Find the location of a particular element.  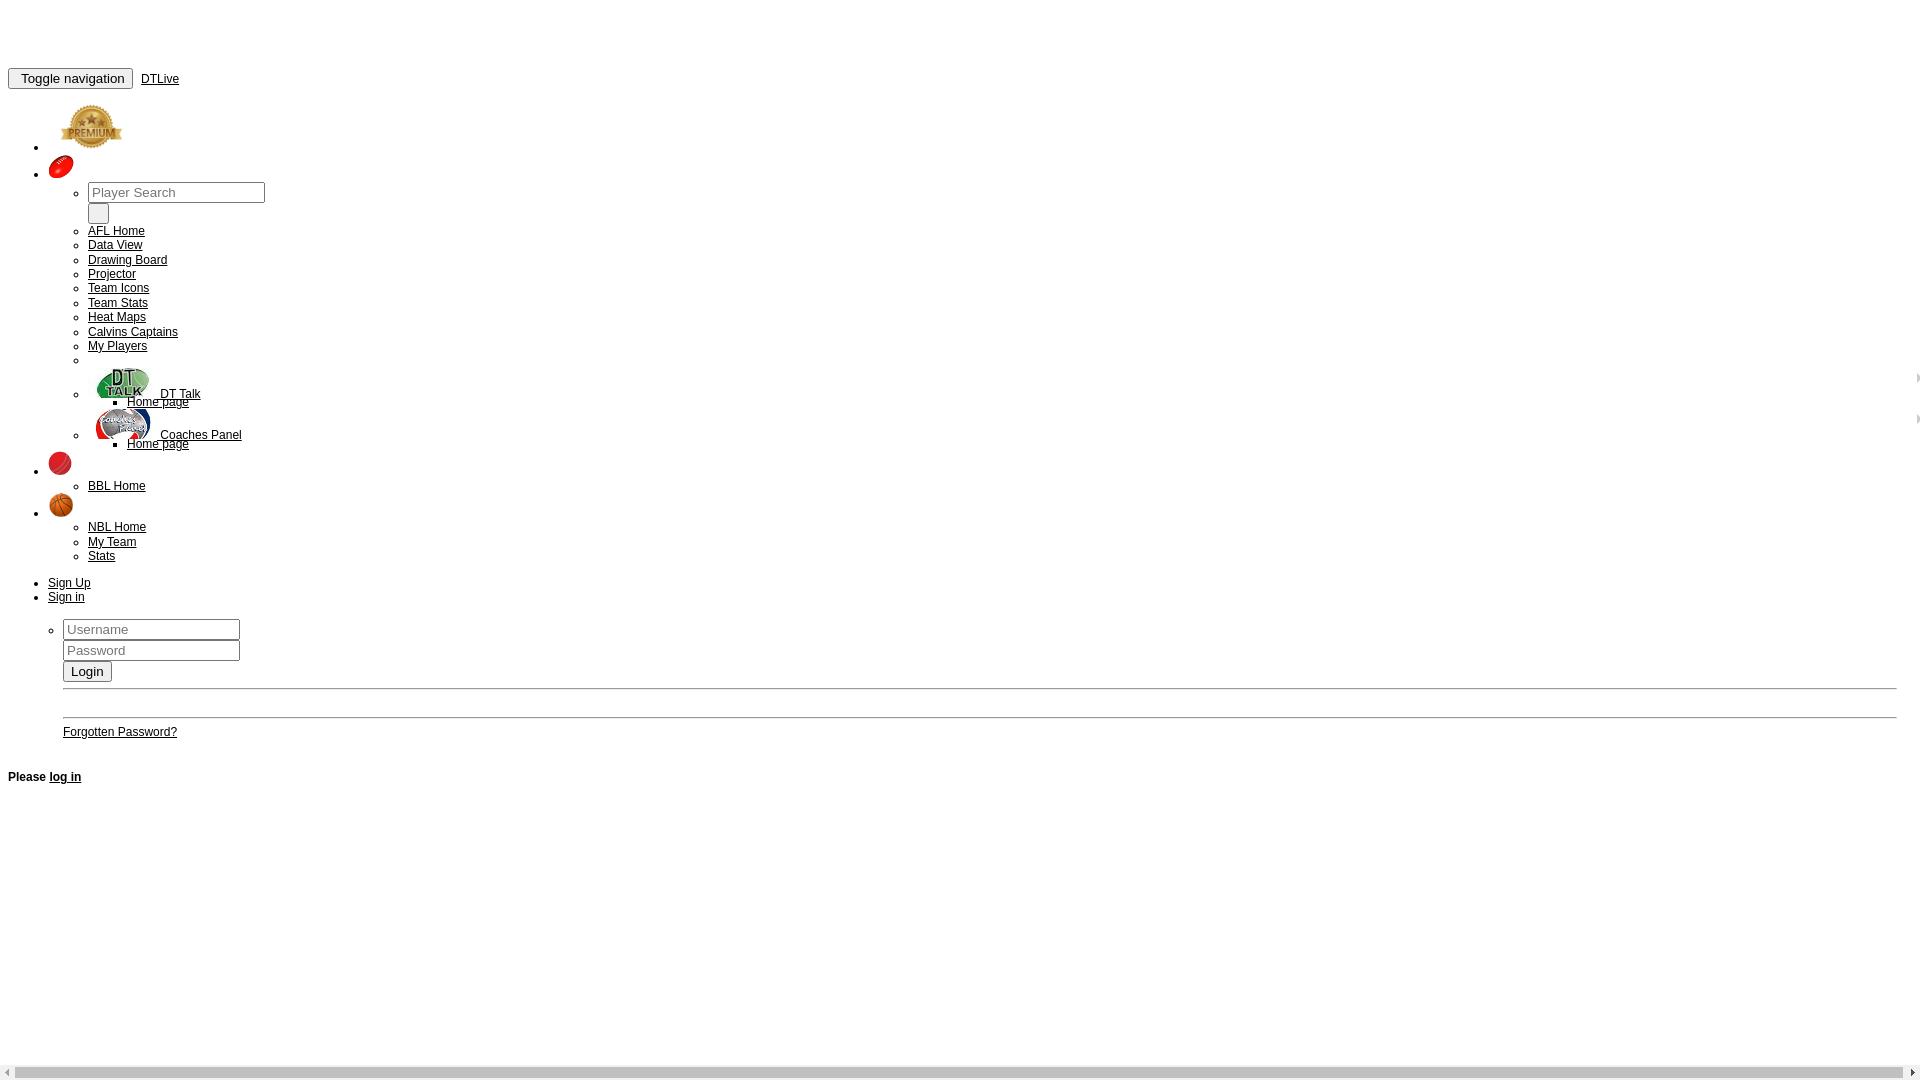

'BBL Home' is located at coordinates (115, 486).